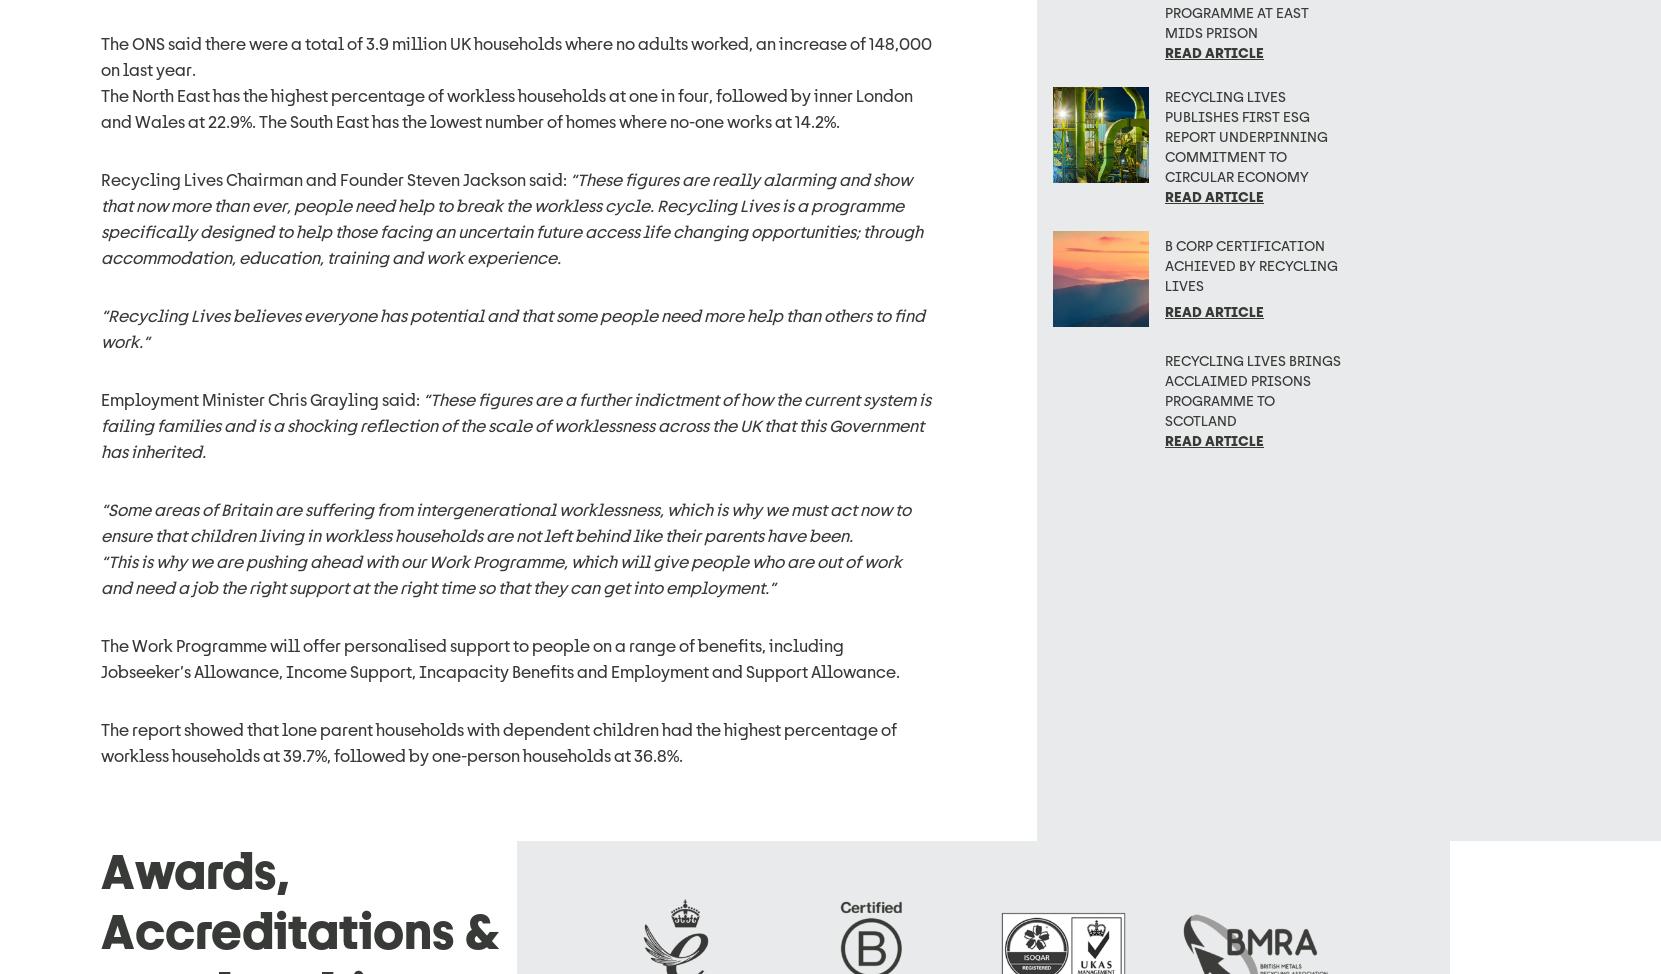 Image resolution: width=1661 pixels, height=974 pixels. Describe the element at coordinates (781, 546) in the screenshot. I see `'Social Impact'` at that location.